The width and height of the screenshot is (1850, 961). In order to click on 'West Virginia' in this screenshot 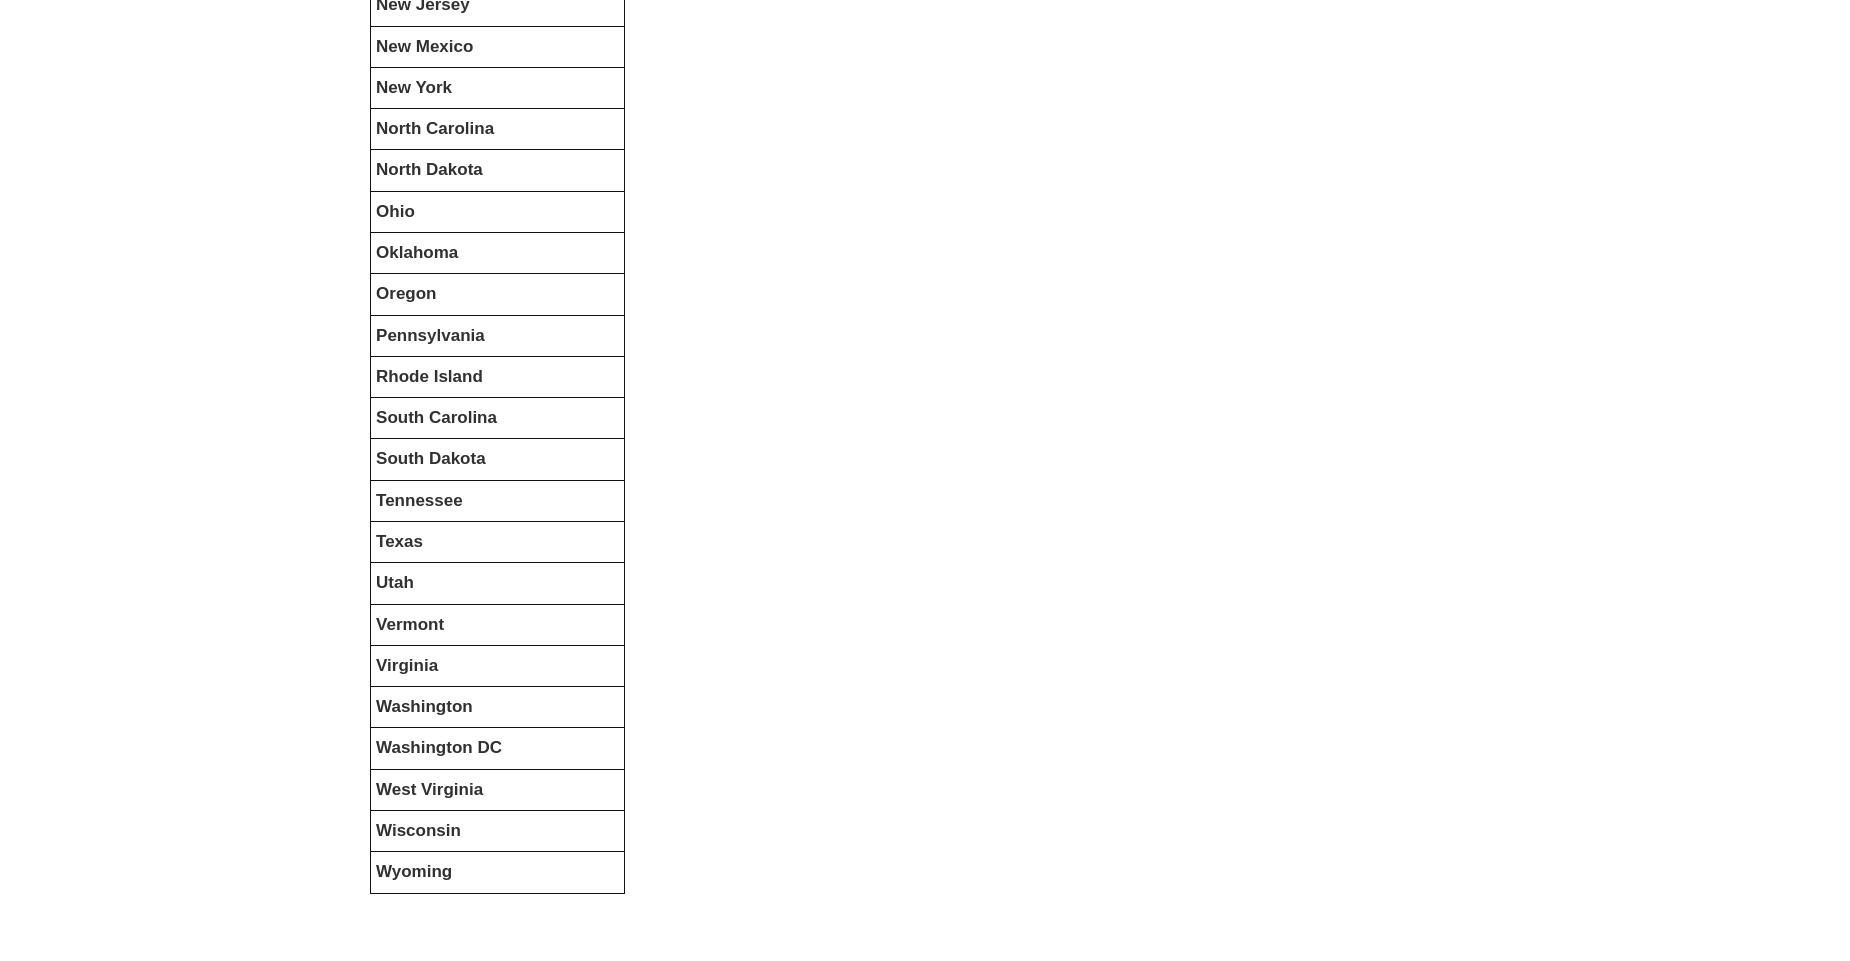, I will do `click(428, 787)`.